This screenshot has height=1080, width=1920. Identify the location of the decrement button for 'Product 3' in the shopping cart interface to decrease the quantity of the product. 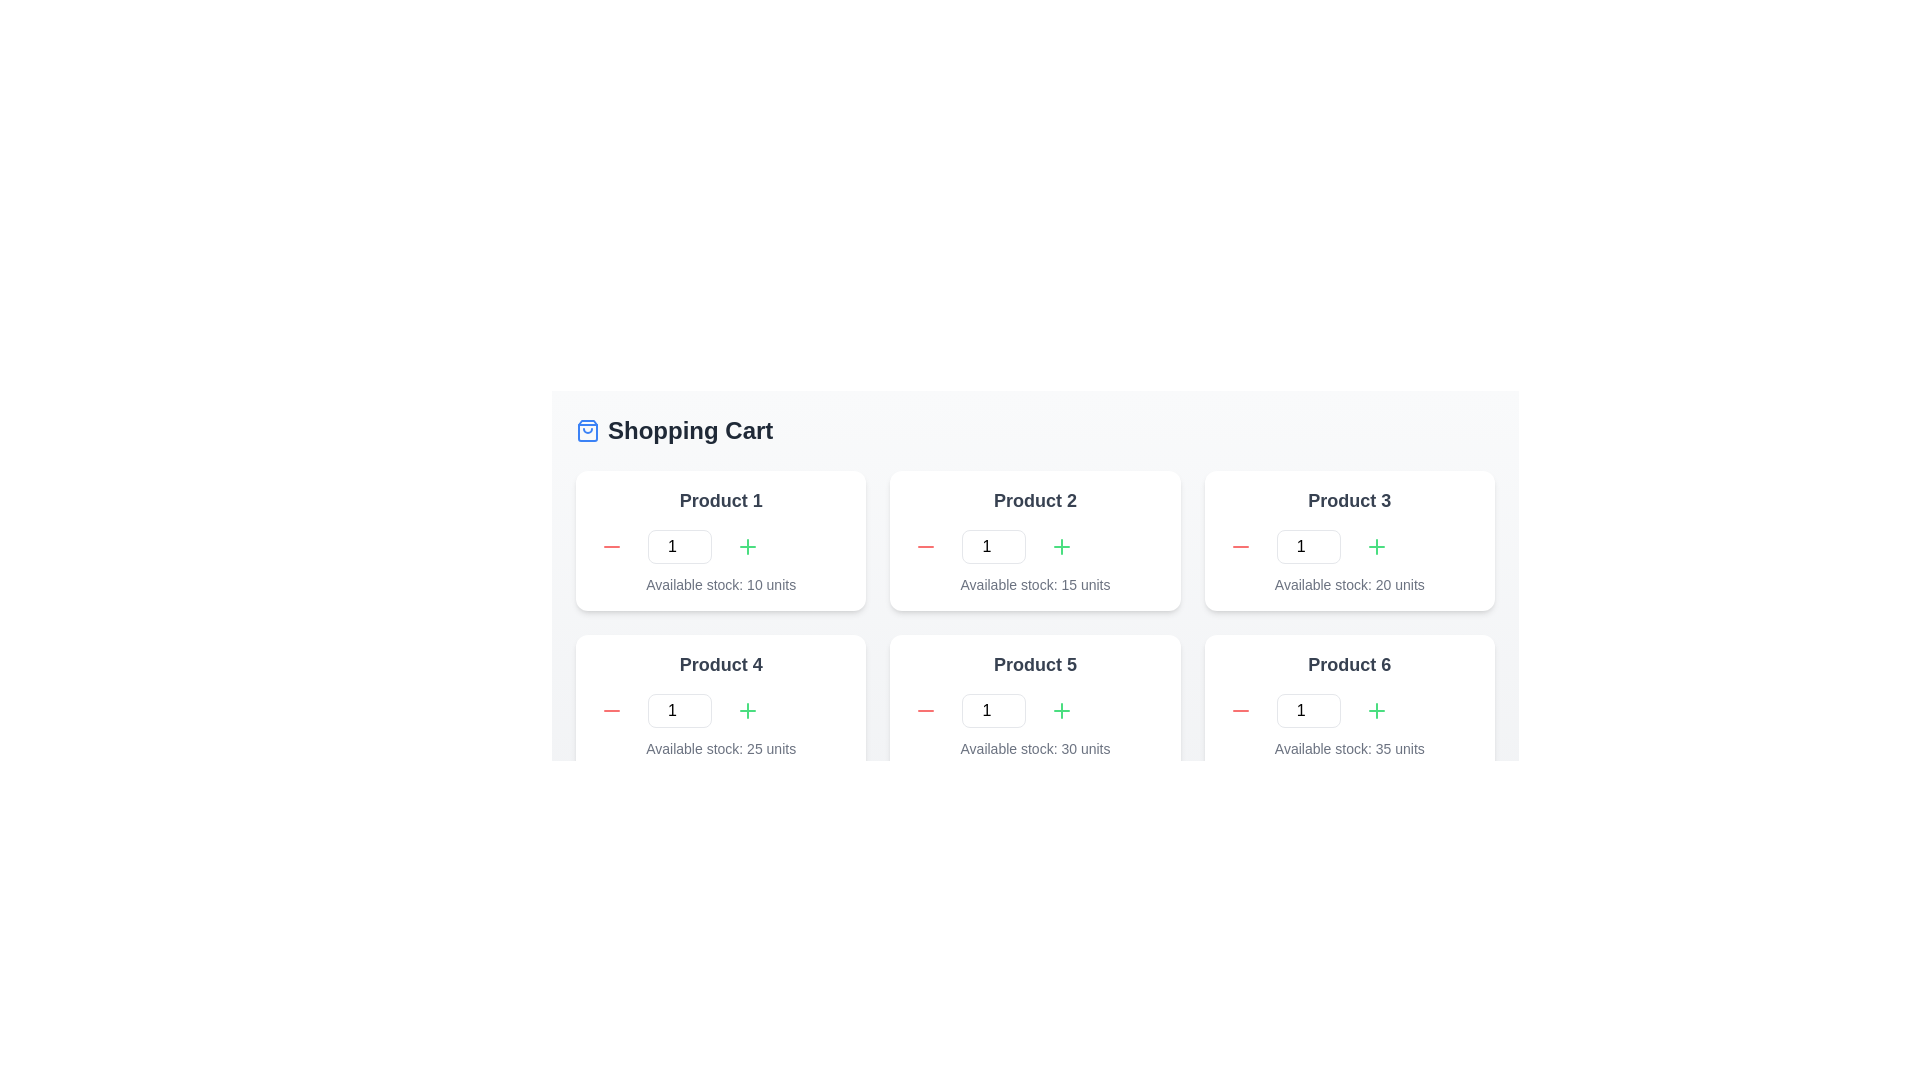
(1239, 547).